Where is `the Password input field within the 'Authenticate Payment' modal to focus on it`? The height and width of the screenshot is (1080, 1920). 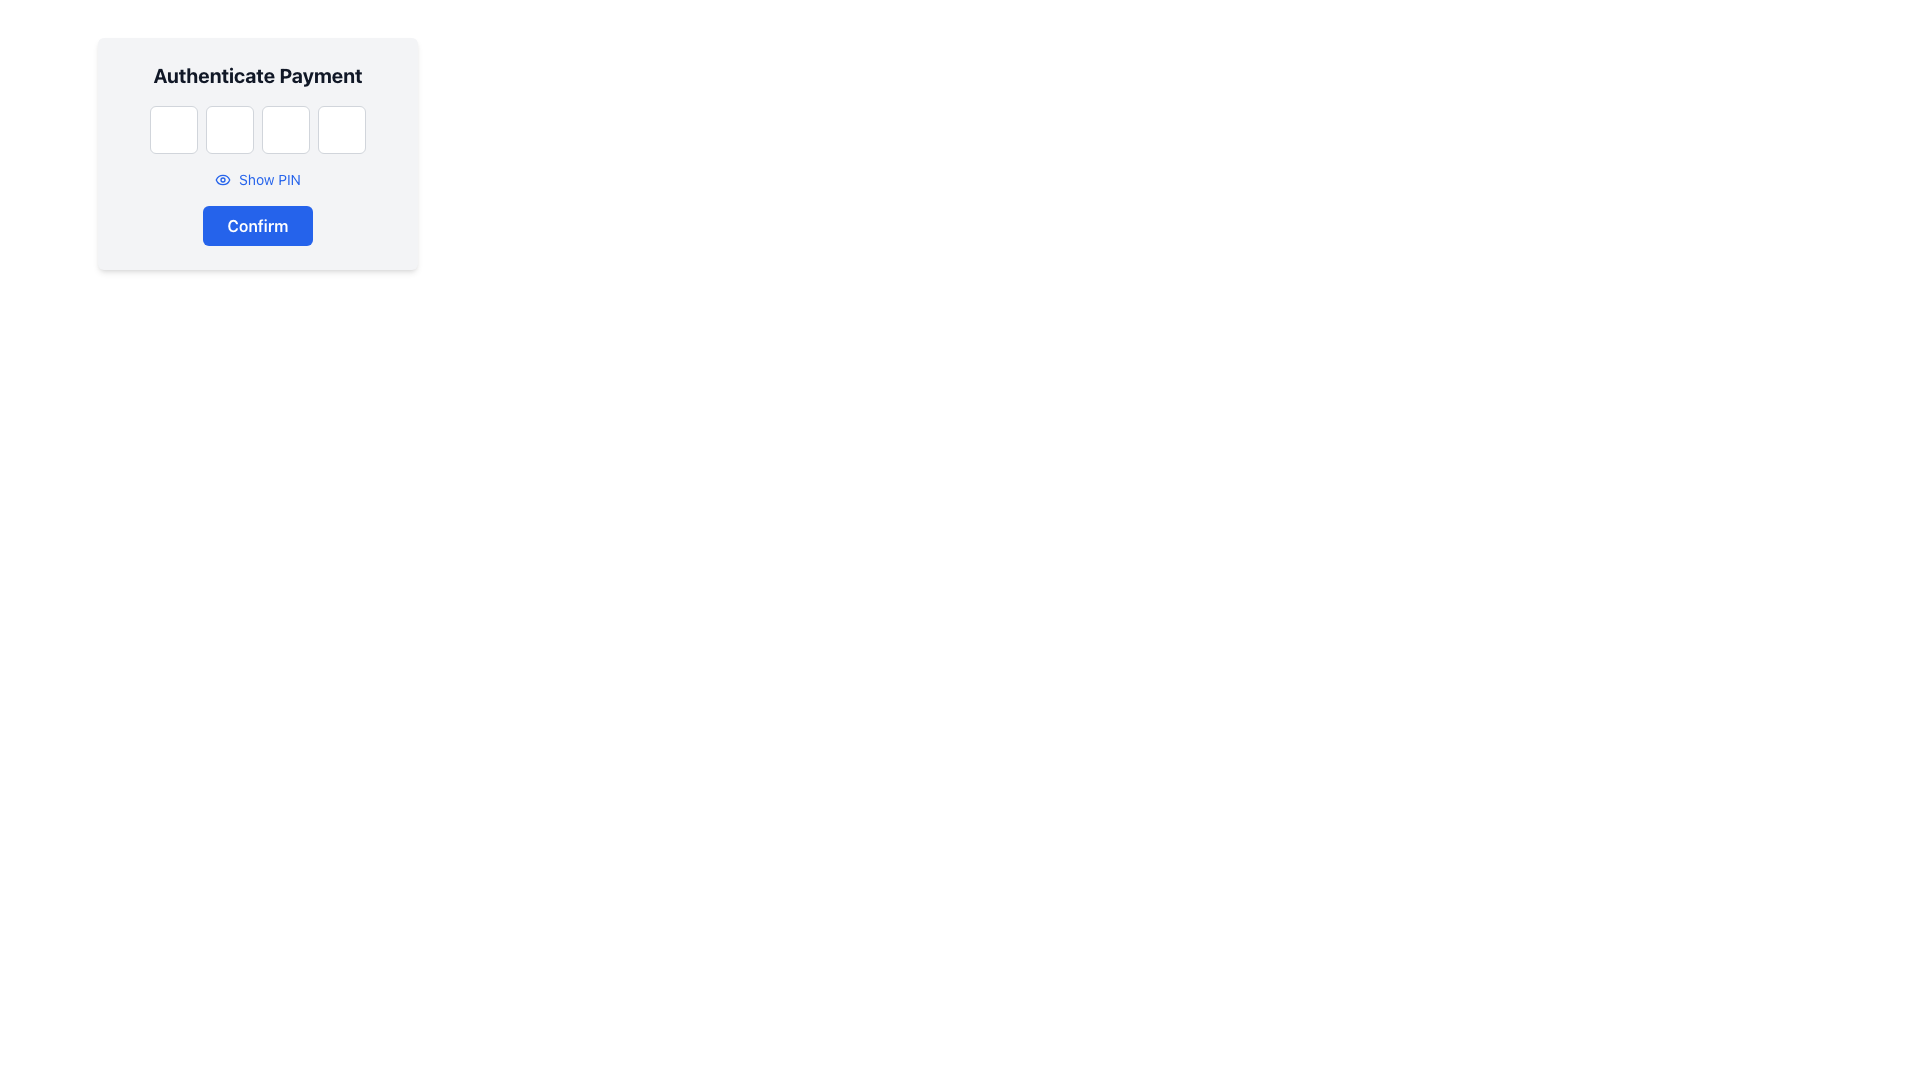
the Password input field within the 'Authenticate Payment' modal to focus on it is located at coordinates (285, 130).